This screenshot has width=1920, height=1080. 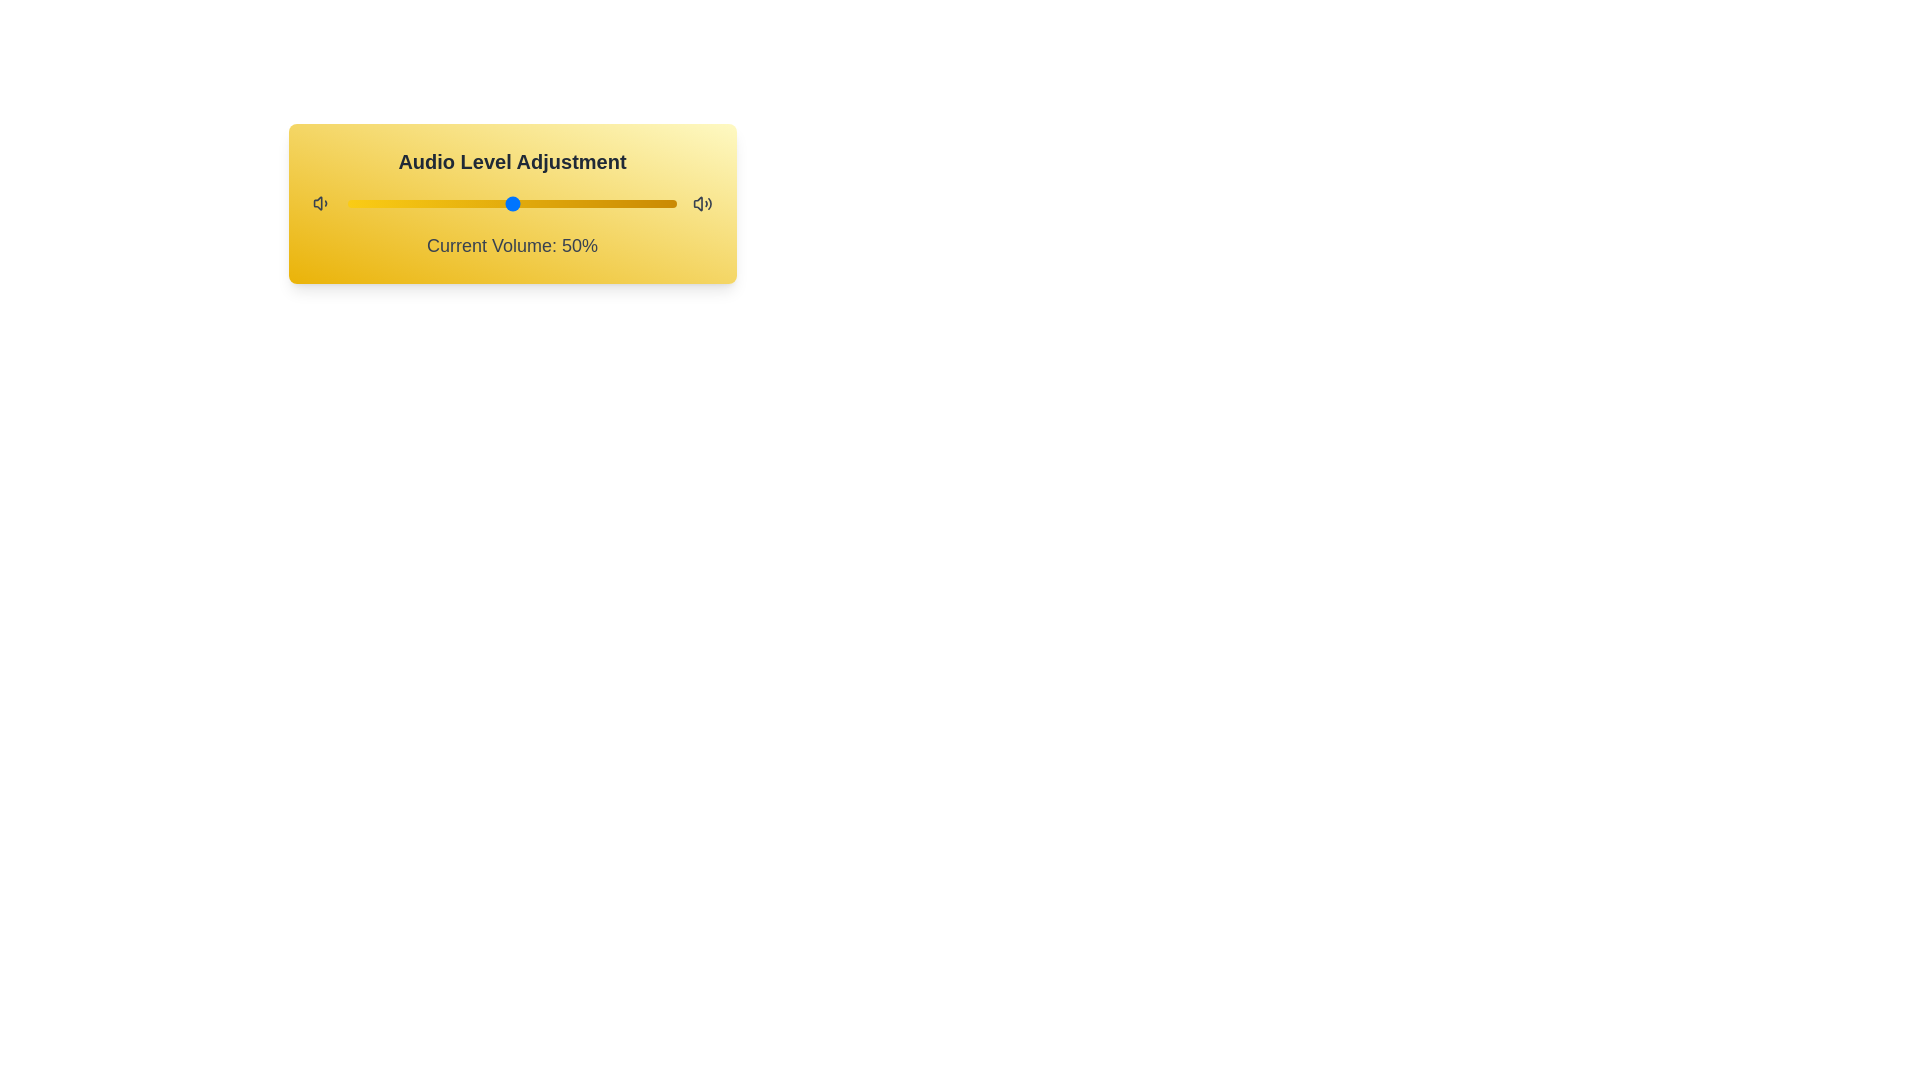 I want to click on the mute/unmute icon located at the far right of the horizontal volume adjustment bar, so click(x=697, y=204).